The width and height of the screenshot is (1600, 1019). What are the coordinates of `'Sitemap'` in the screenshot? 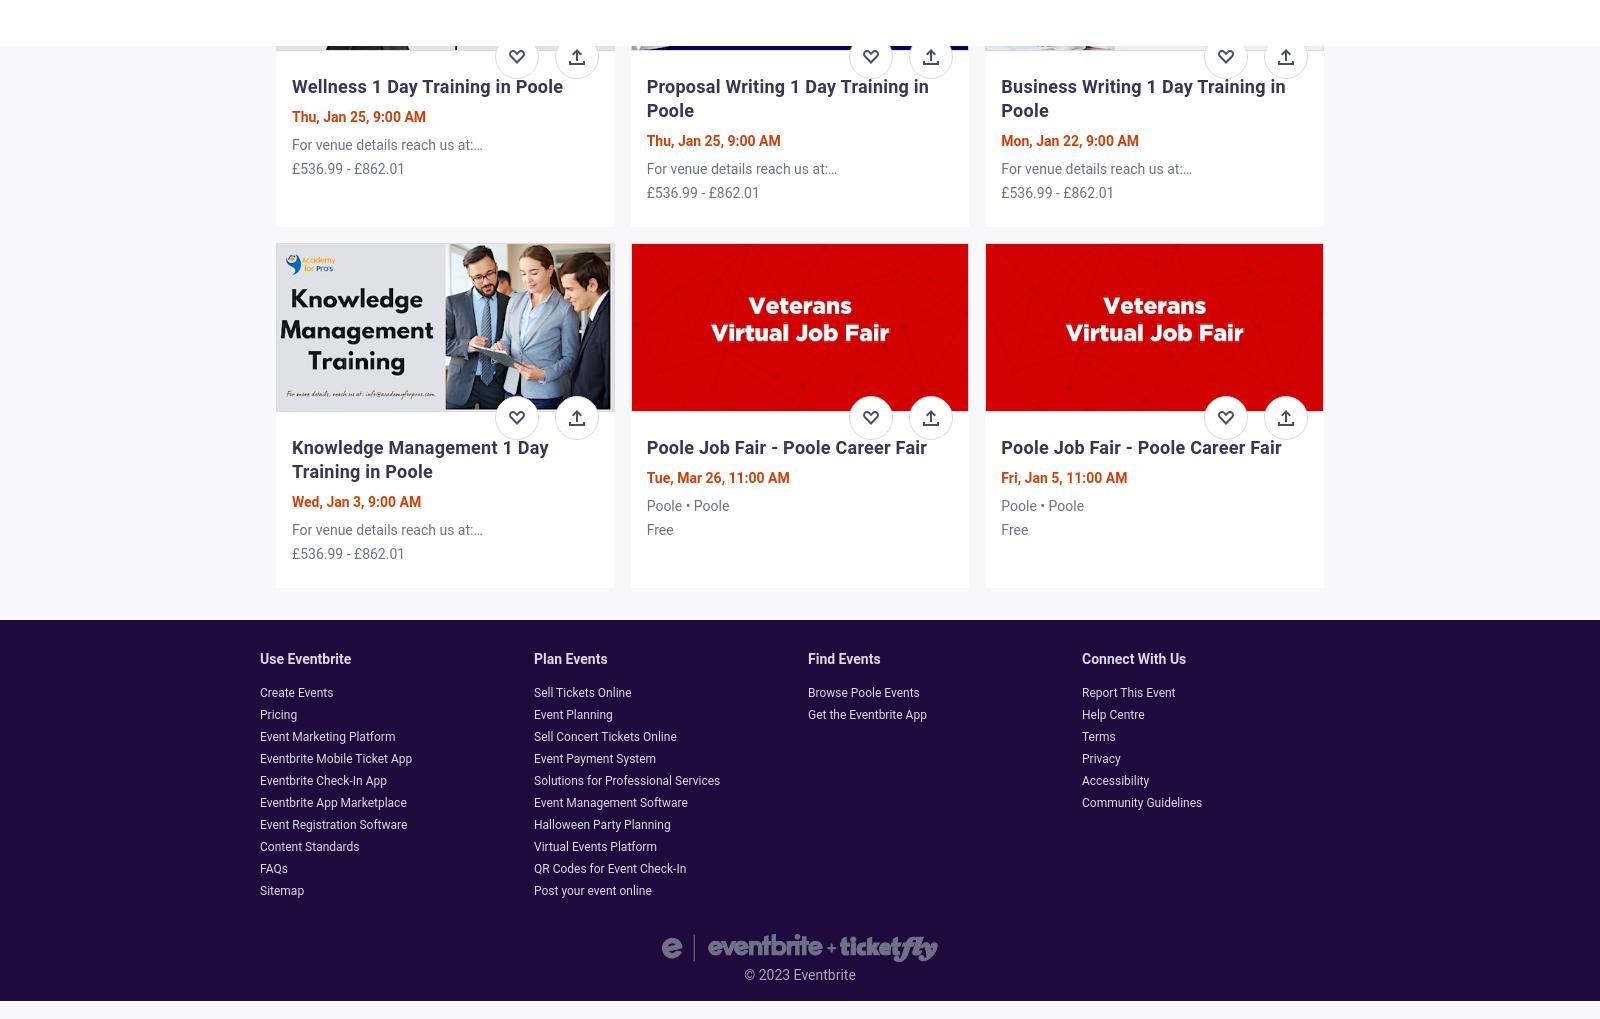 It's located at (282, 889).